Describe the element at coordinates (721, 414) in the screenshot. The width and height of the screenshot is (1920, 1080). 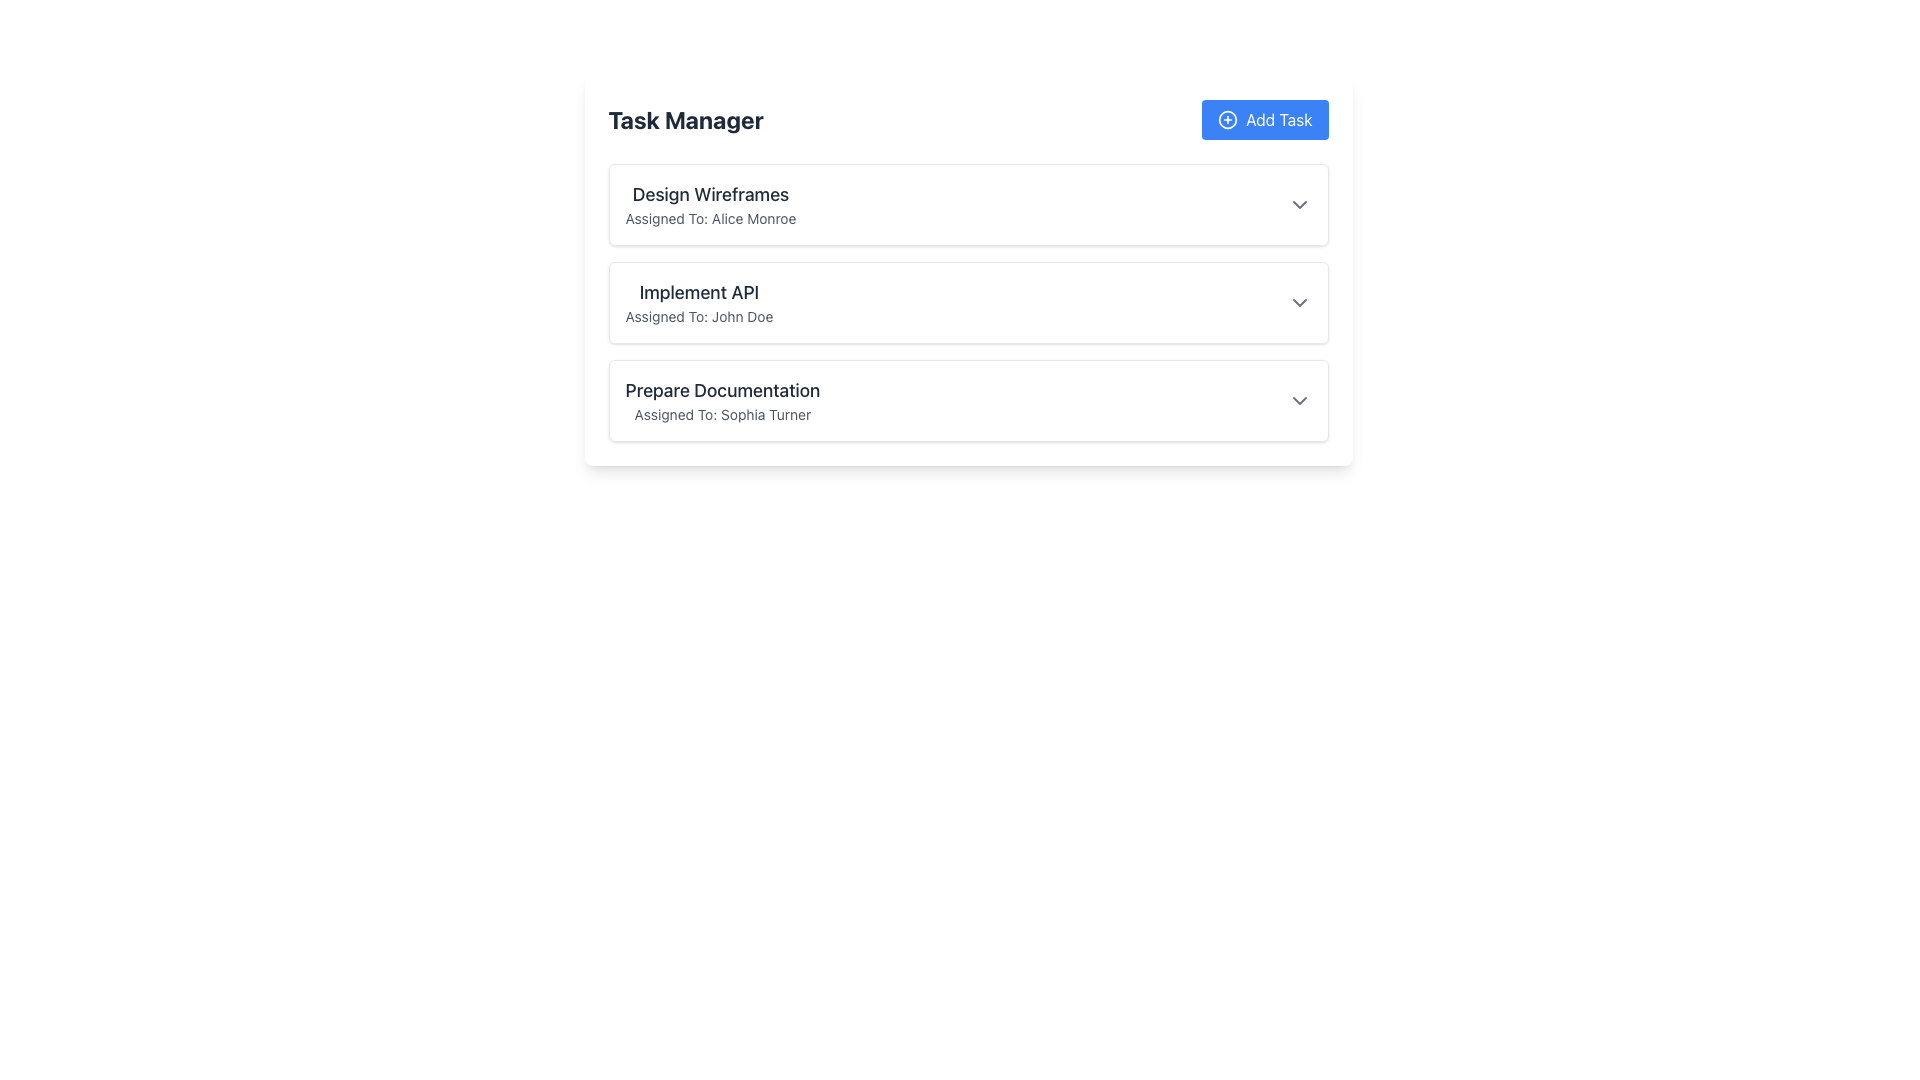
I see `the Static Text Label that reads 'Assigned To: Sophia Turner', which is styled with a gray font color and smaller font size, located below 'Prepare Documentation' within a task card` at that location.